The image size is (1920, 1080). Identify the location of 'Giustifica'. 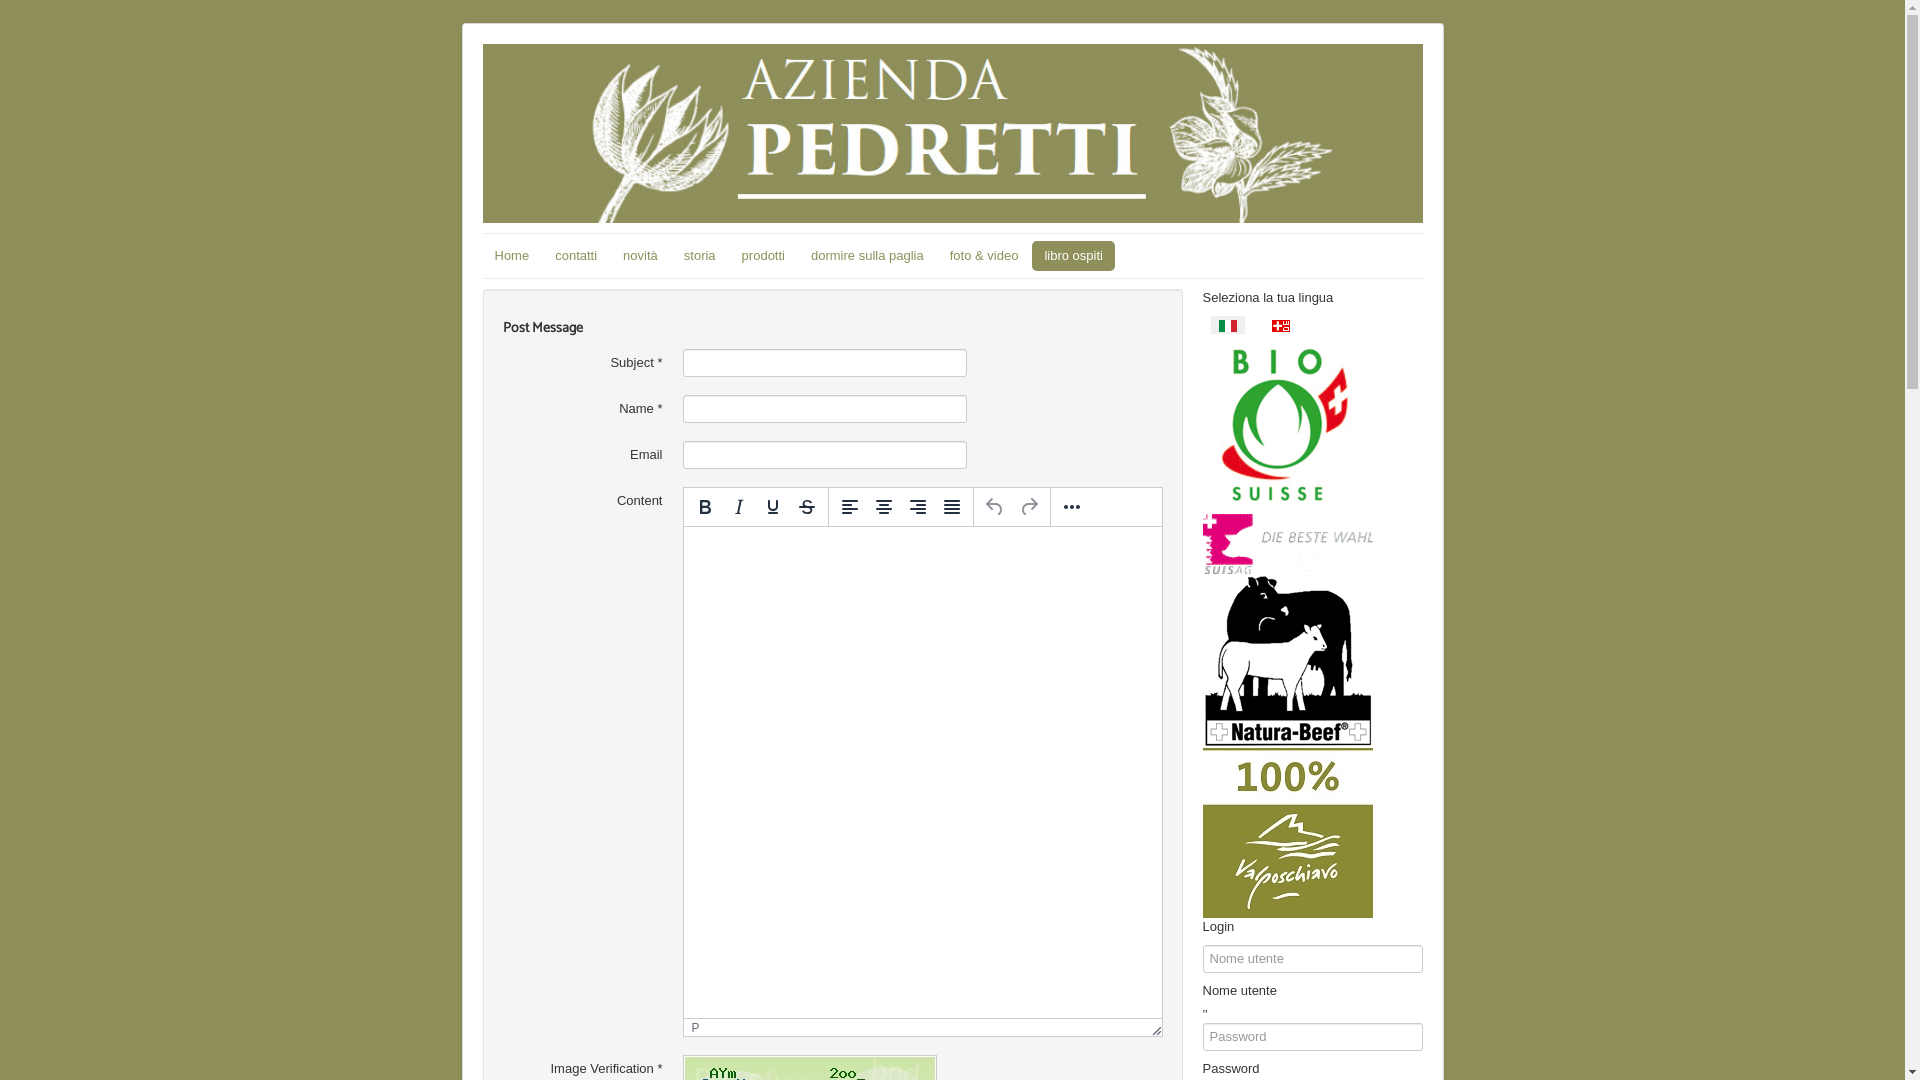
(949, 505).